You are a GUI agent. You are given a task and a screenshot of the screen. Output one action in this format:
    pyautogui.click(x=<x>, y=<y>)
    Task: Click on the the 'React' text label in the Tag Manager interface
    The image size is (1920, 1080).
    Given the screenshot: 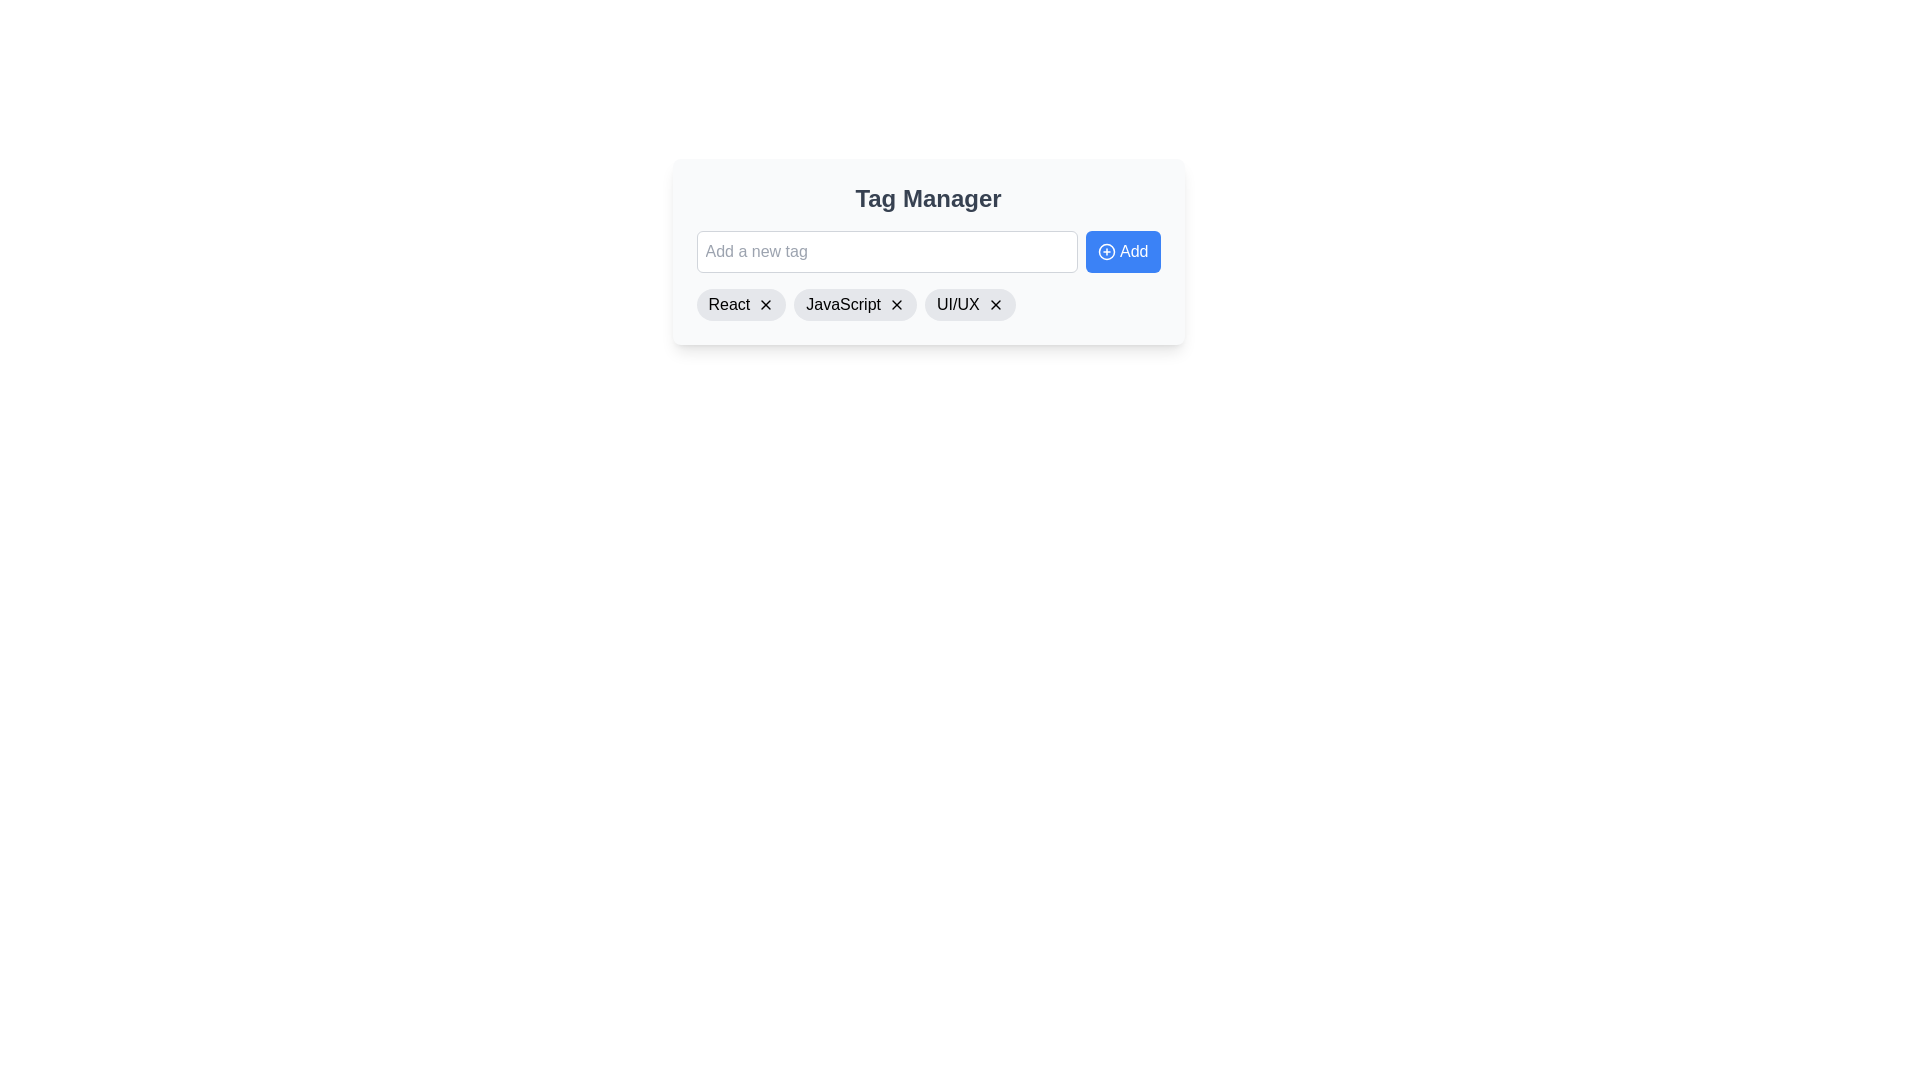 What is the action you would take?
    pyautogui.click(x=728, y=304)
    